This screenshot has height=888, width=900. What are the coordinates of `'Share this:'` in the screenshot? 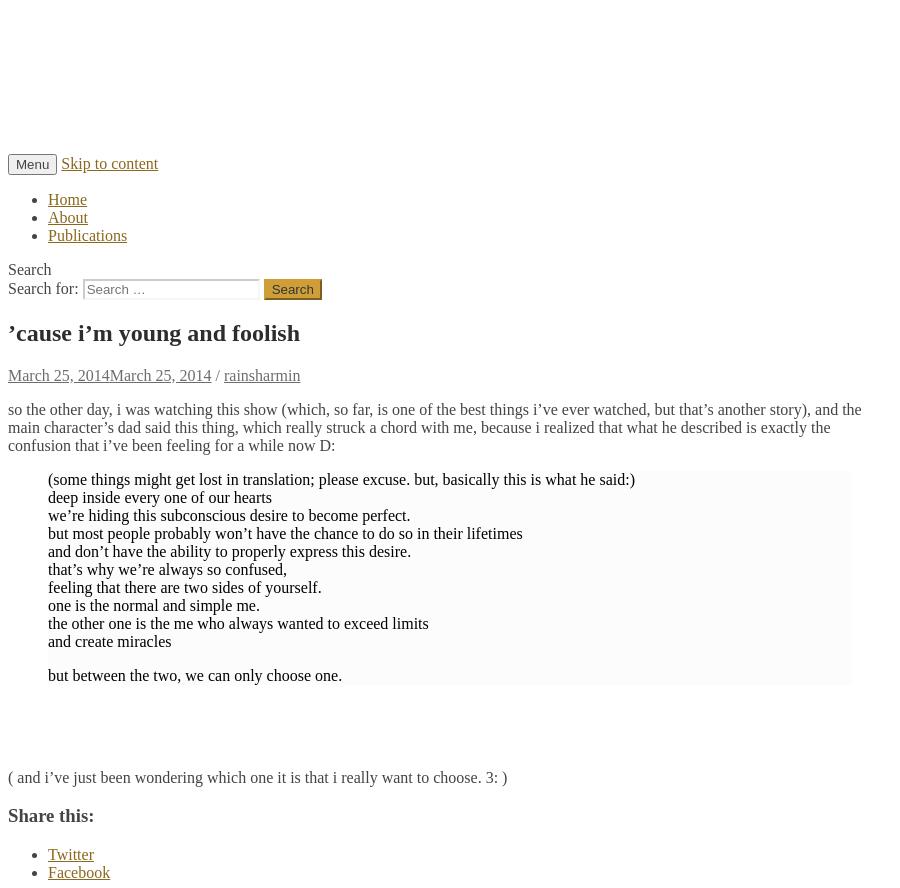 It's located at (50, 815).